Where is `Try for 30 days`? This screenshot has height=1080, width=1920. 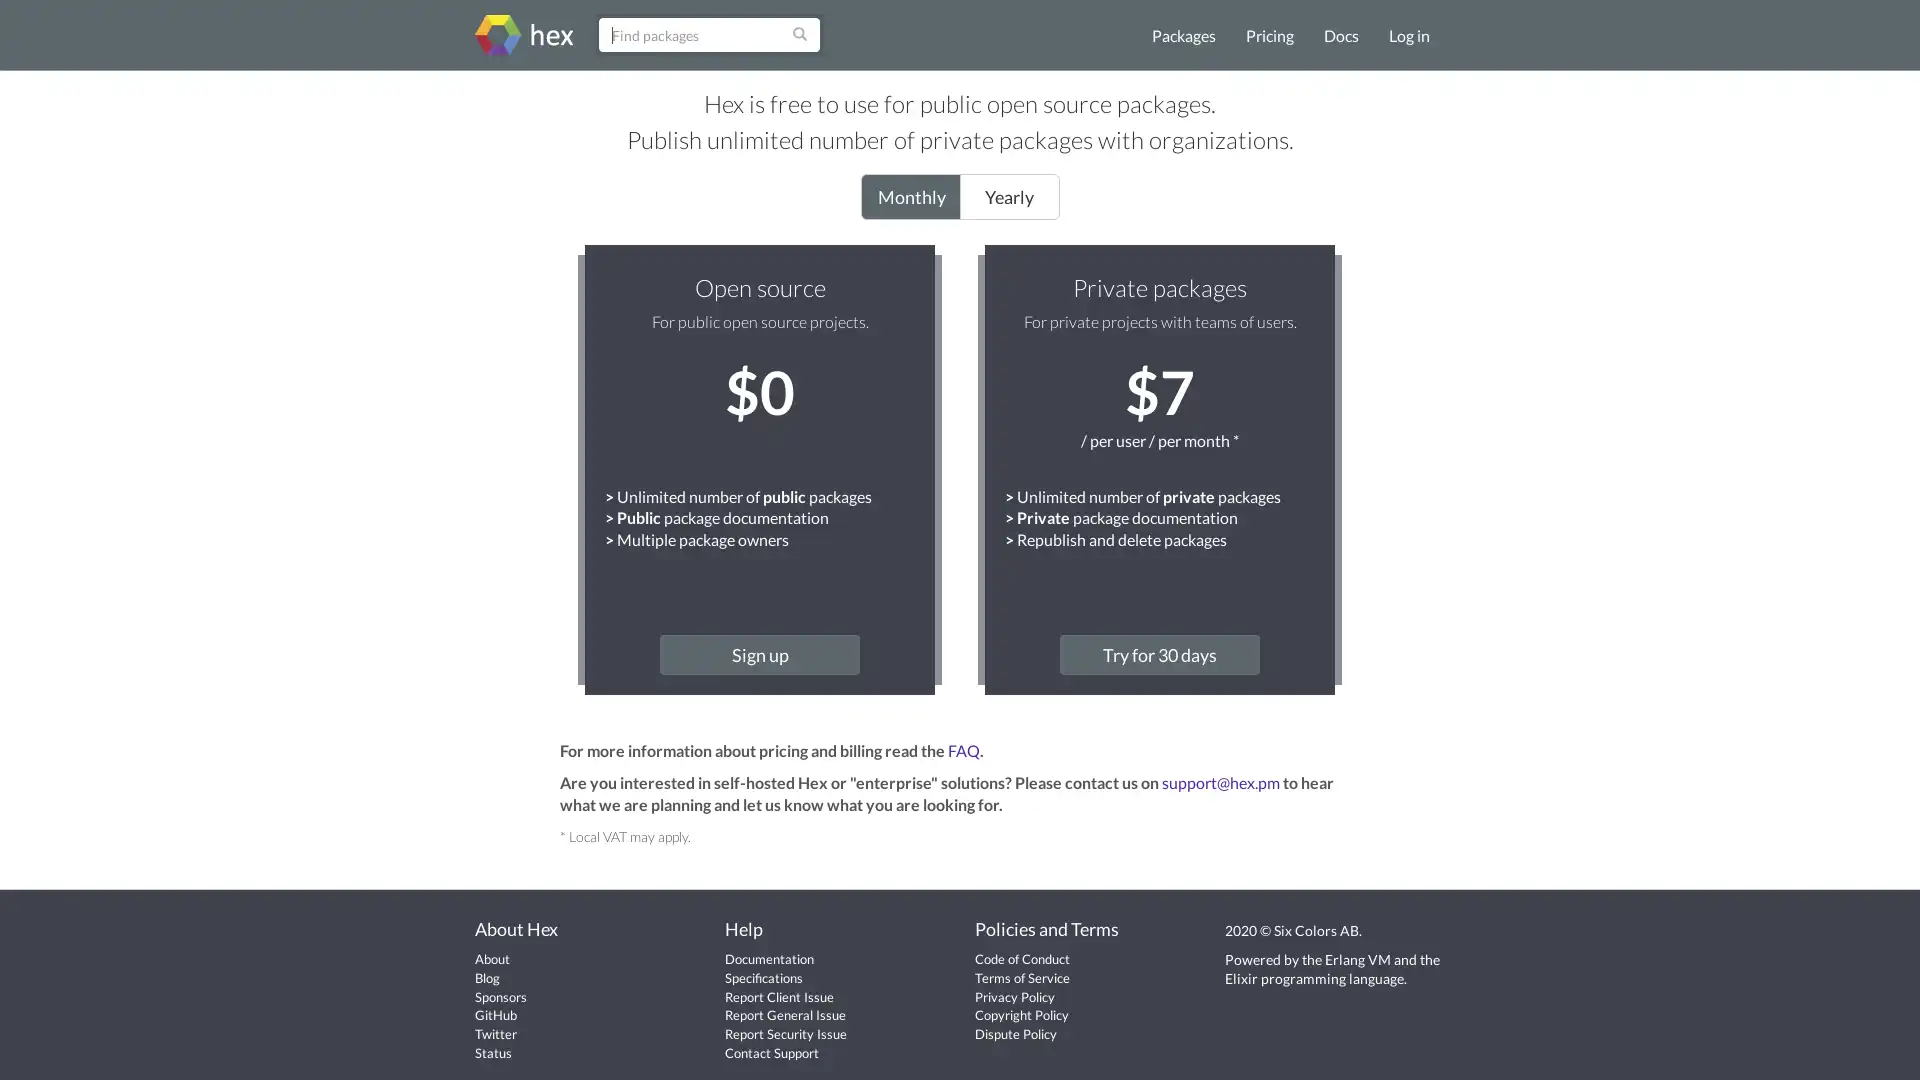
Try for 30 days is located at coordinates (1160, 654).